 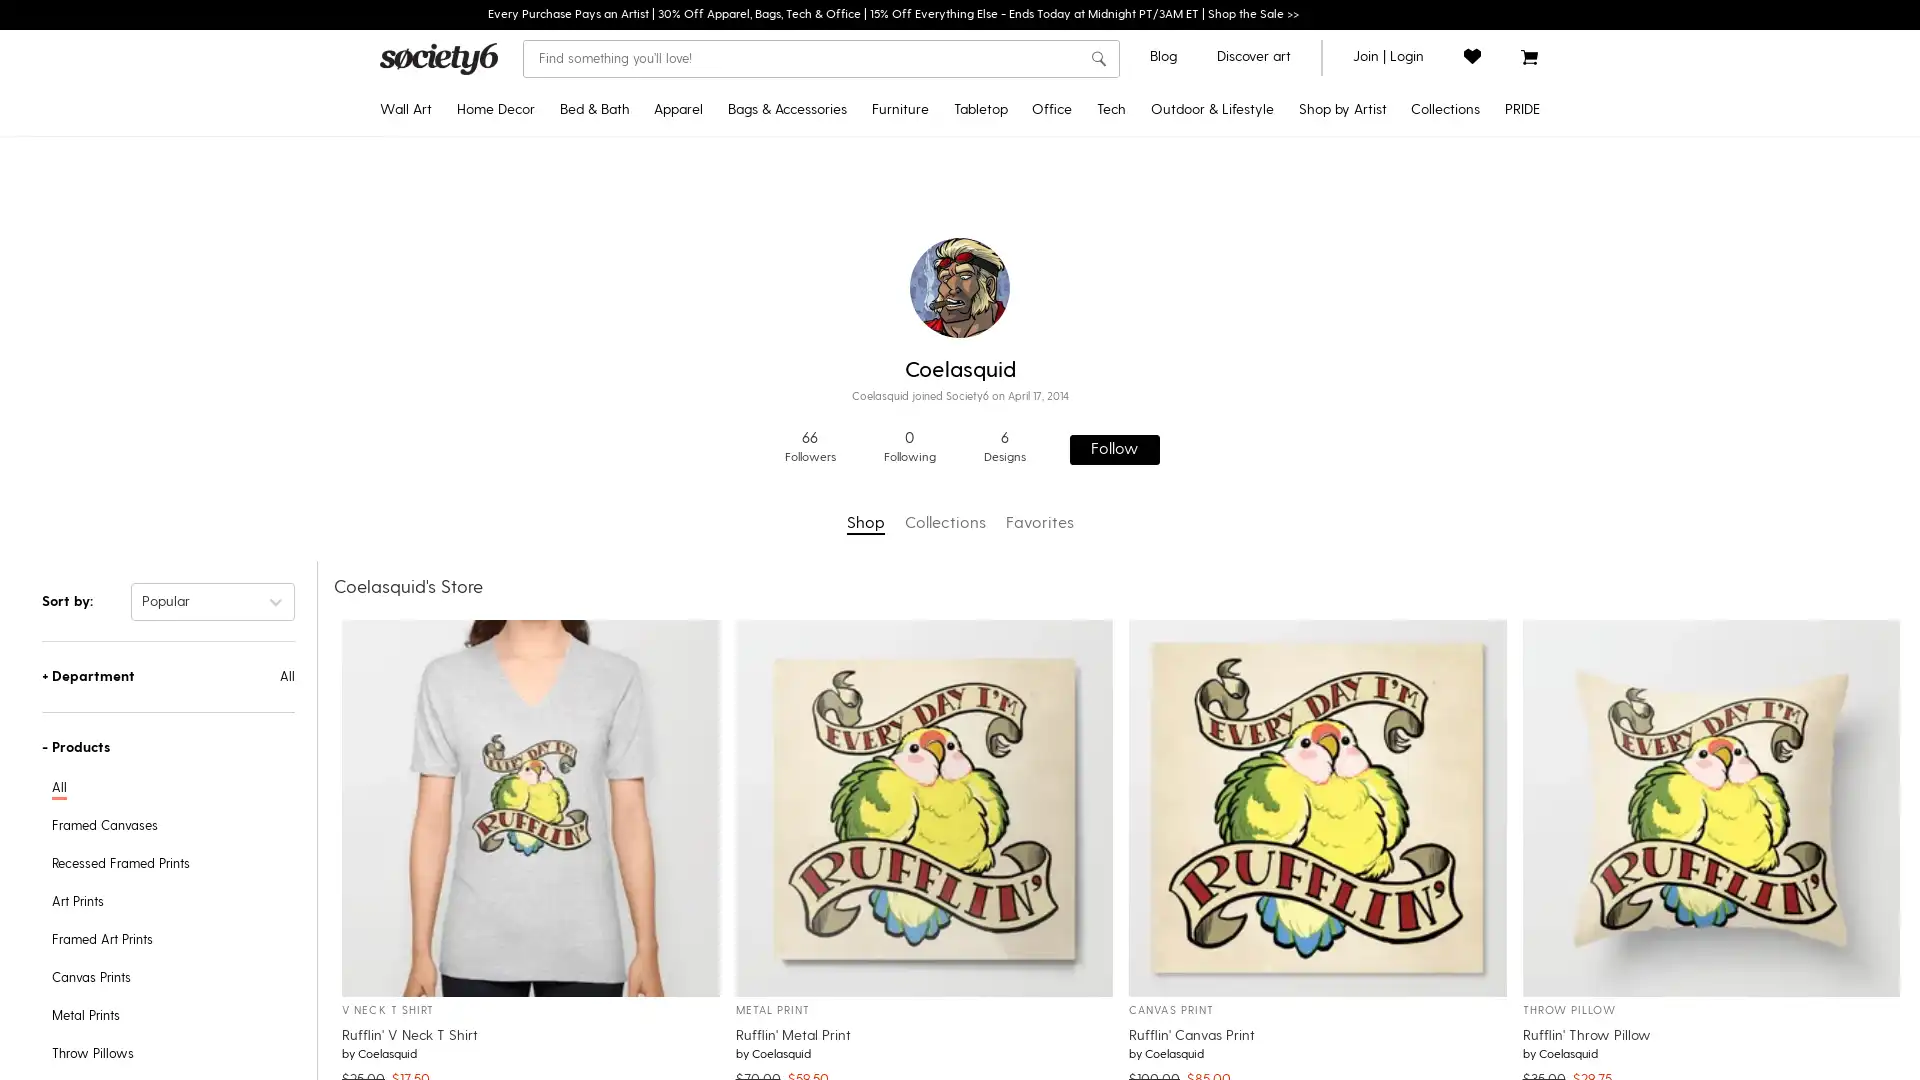 I want to click on Wall Murals, so click(x=533, y=514).